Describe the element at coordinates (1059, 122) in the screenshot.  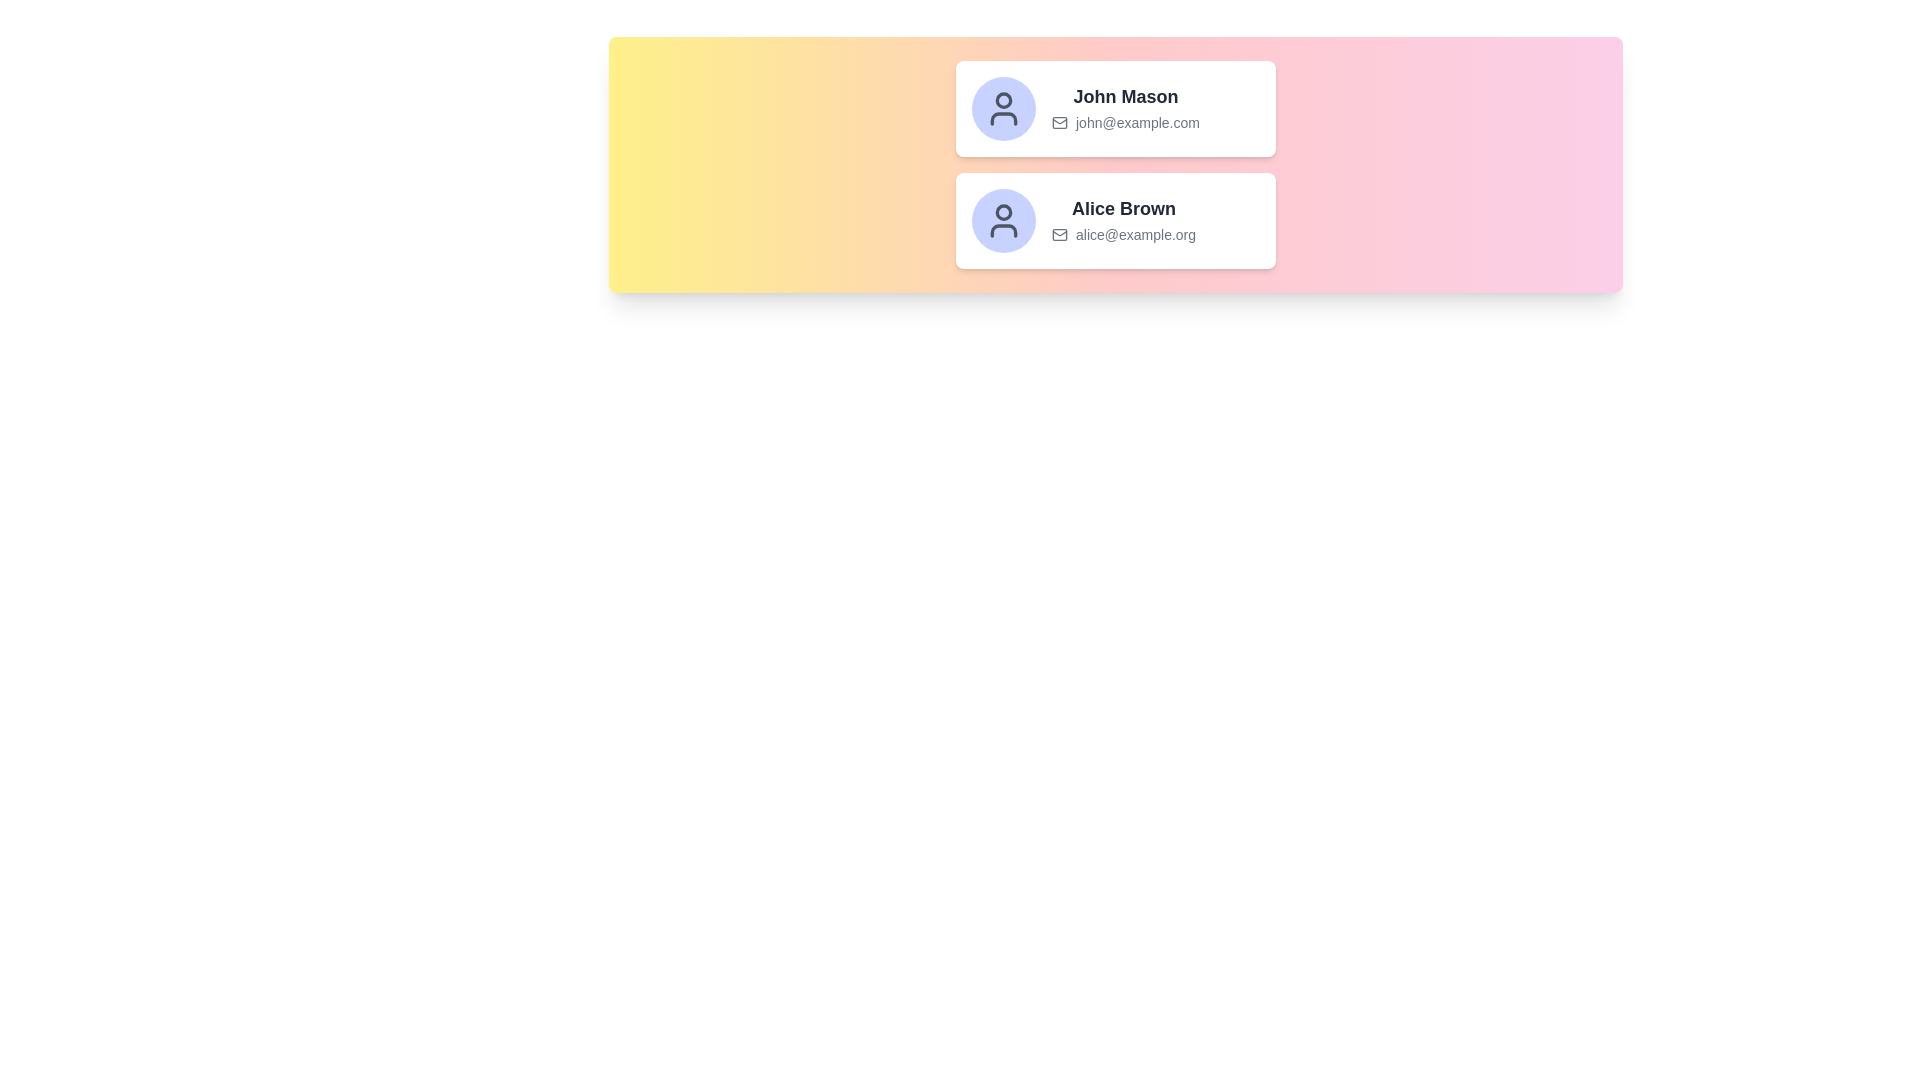
I see `the email icon representing the email address associated with the user, positioned to the left of 'john@example.com' in the card layout for 'John Mason'` at that location.